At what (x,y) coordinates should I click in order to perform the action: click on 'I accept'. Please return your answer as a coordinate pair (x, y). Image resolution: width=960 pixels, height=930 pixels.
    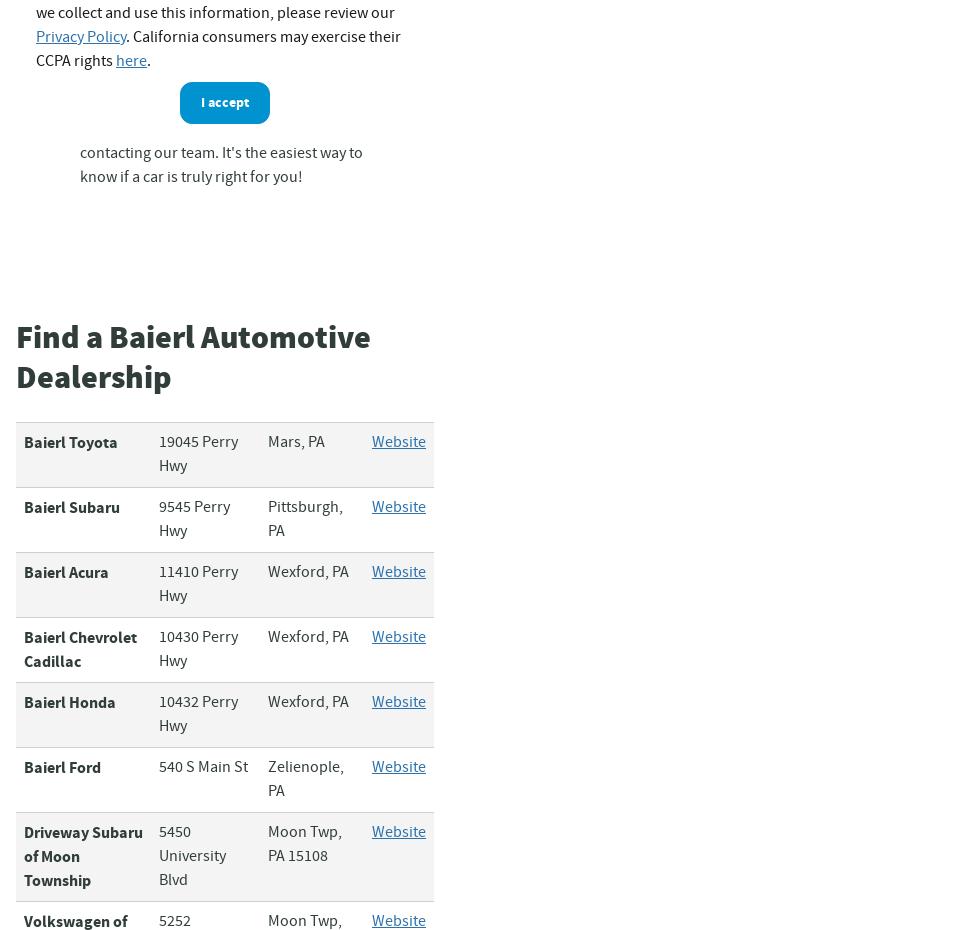
    Looking at the image, I should click on (225, 102).